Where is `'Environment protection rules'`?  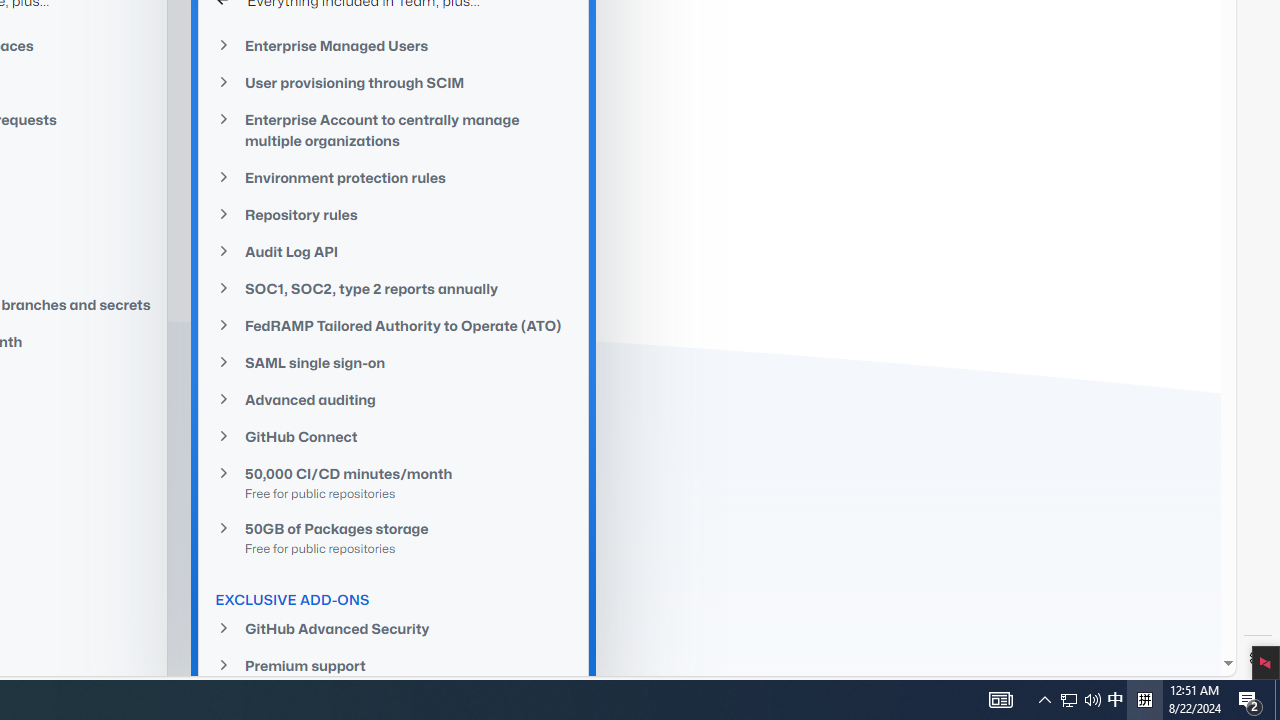 'Environment protection rules' is located at coordinates (394, 176).